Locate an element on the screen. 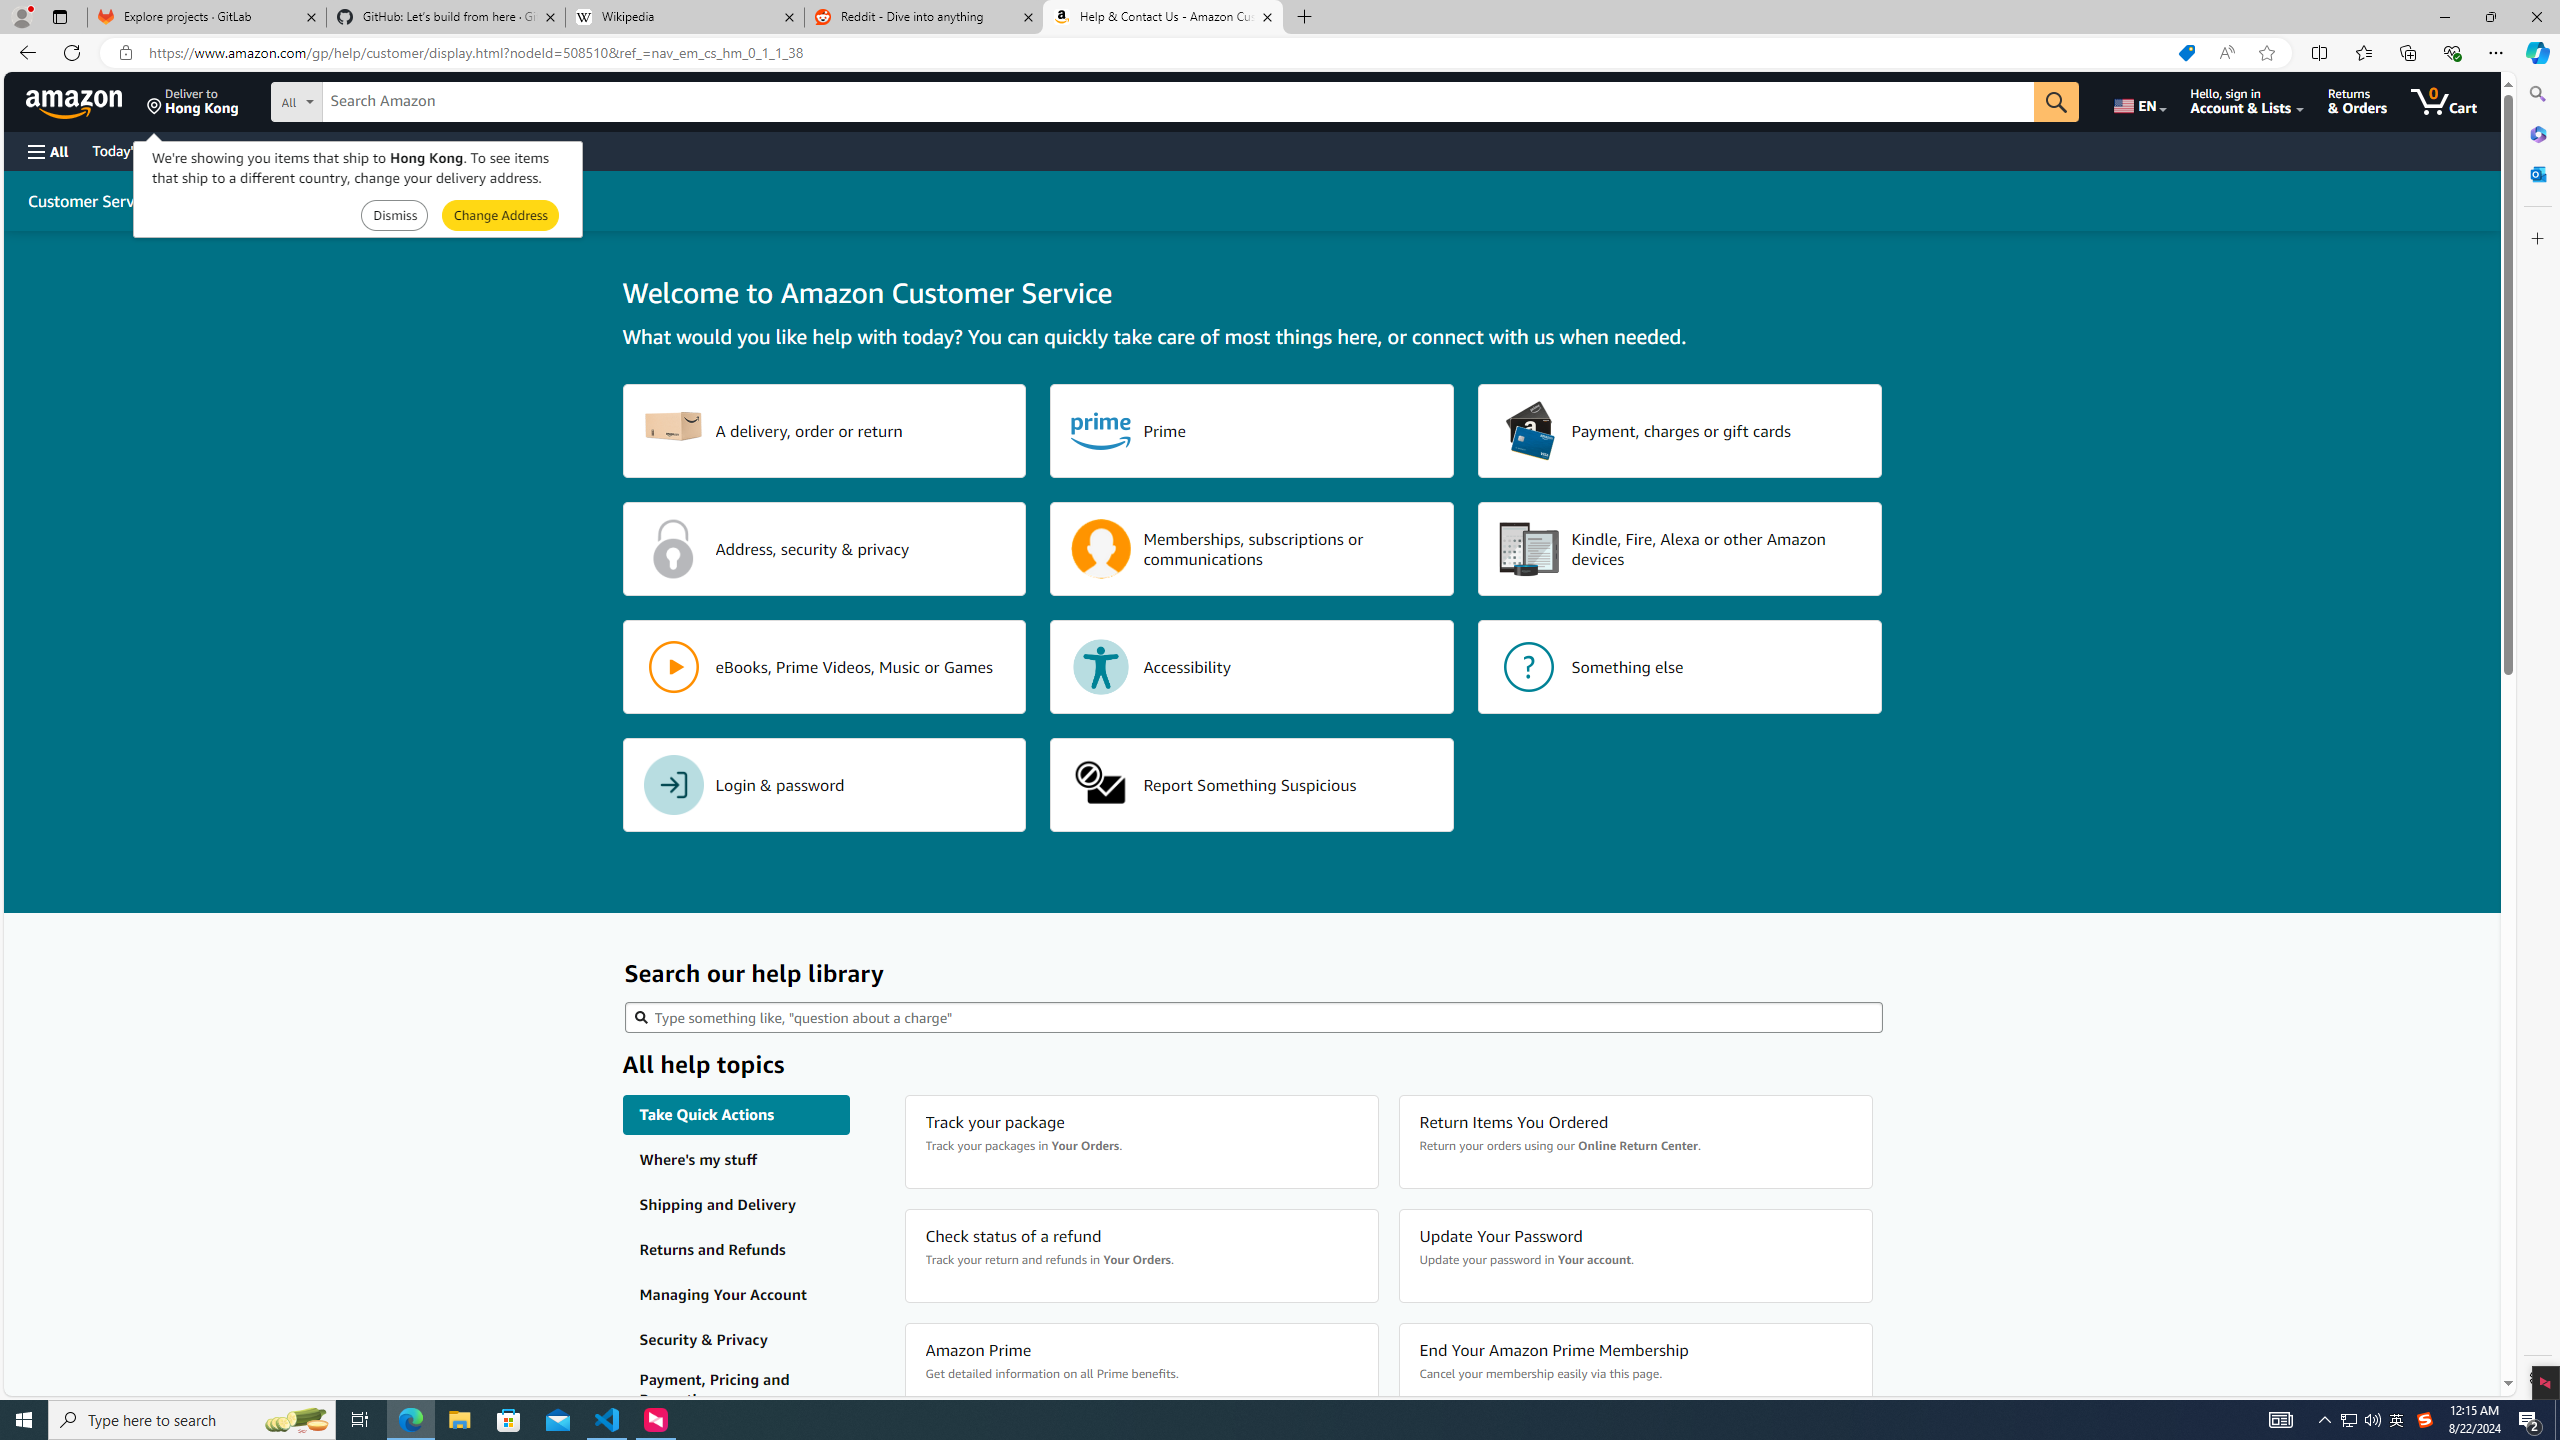 Image resolution: width=2560 pixels, height=1440 pixels. 'Reddit - Dive into anything' is located at coordinates (924, 16).